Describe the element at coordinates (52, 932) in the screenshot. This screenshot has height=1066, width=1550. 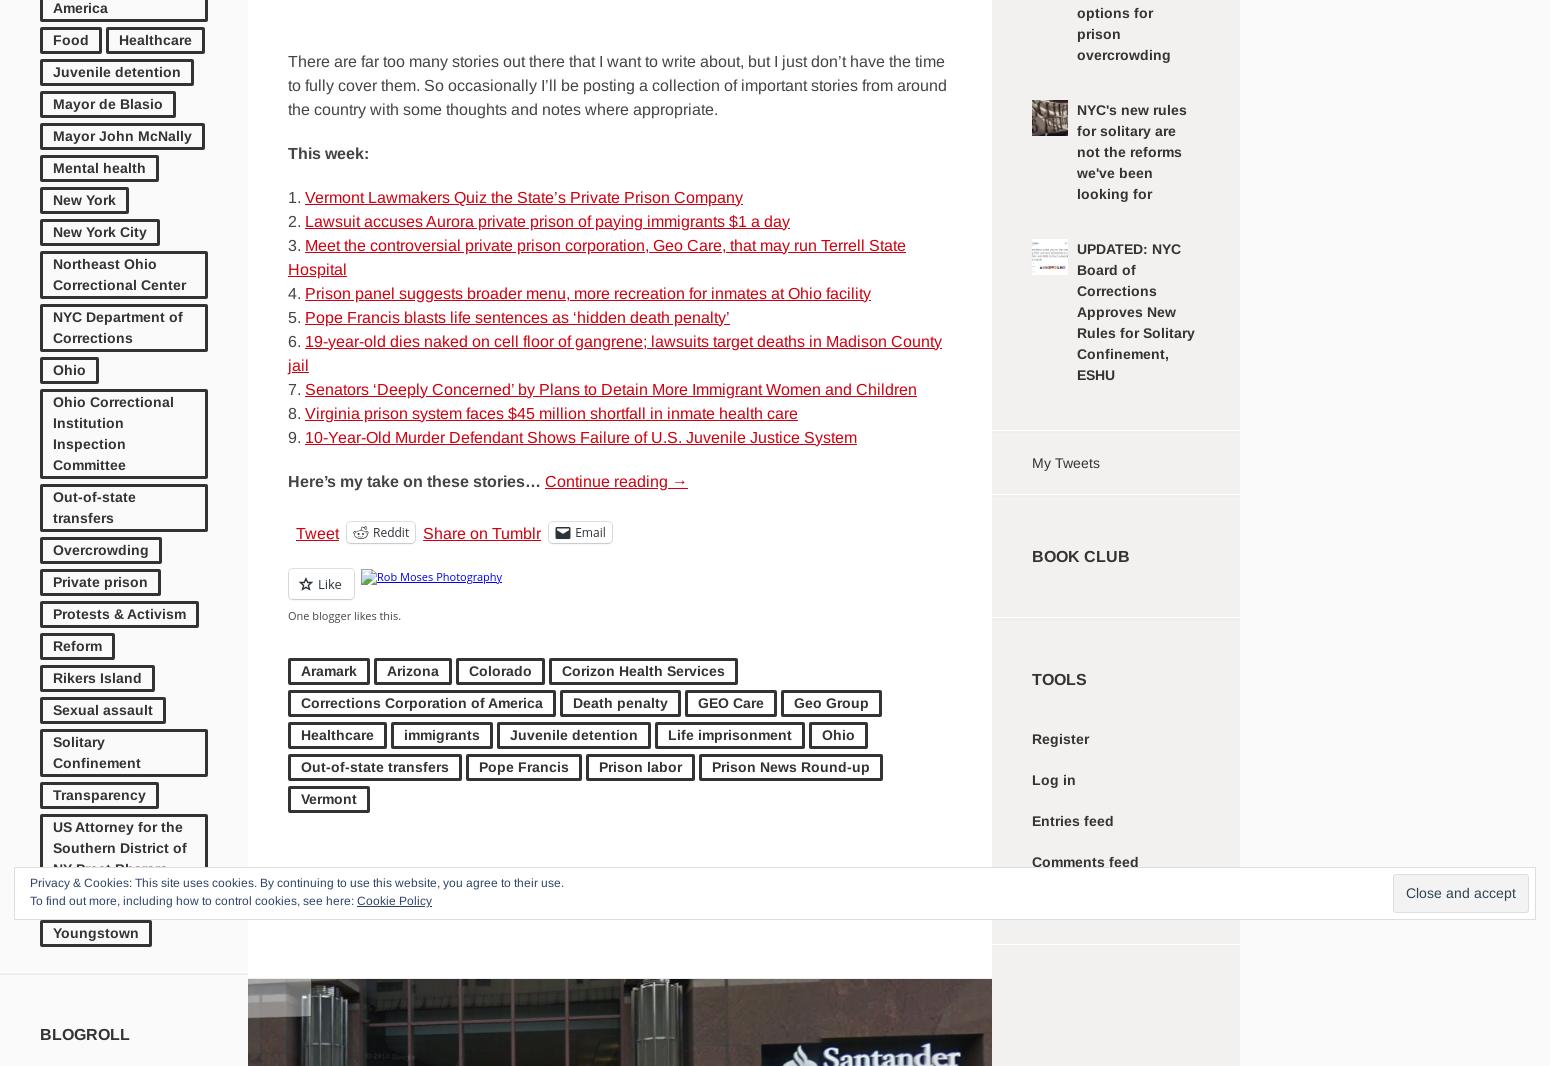
I see `'Youngstown'` at that location.